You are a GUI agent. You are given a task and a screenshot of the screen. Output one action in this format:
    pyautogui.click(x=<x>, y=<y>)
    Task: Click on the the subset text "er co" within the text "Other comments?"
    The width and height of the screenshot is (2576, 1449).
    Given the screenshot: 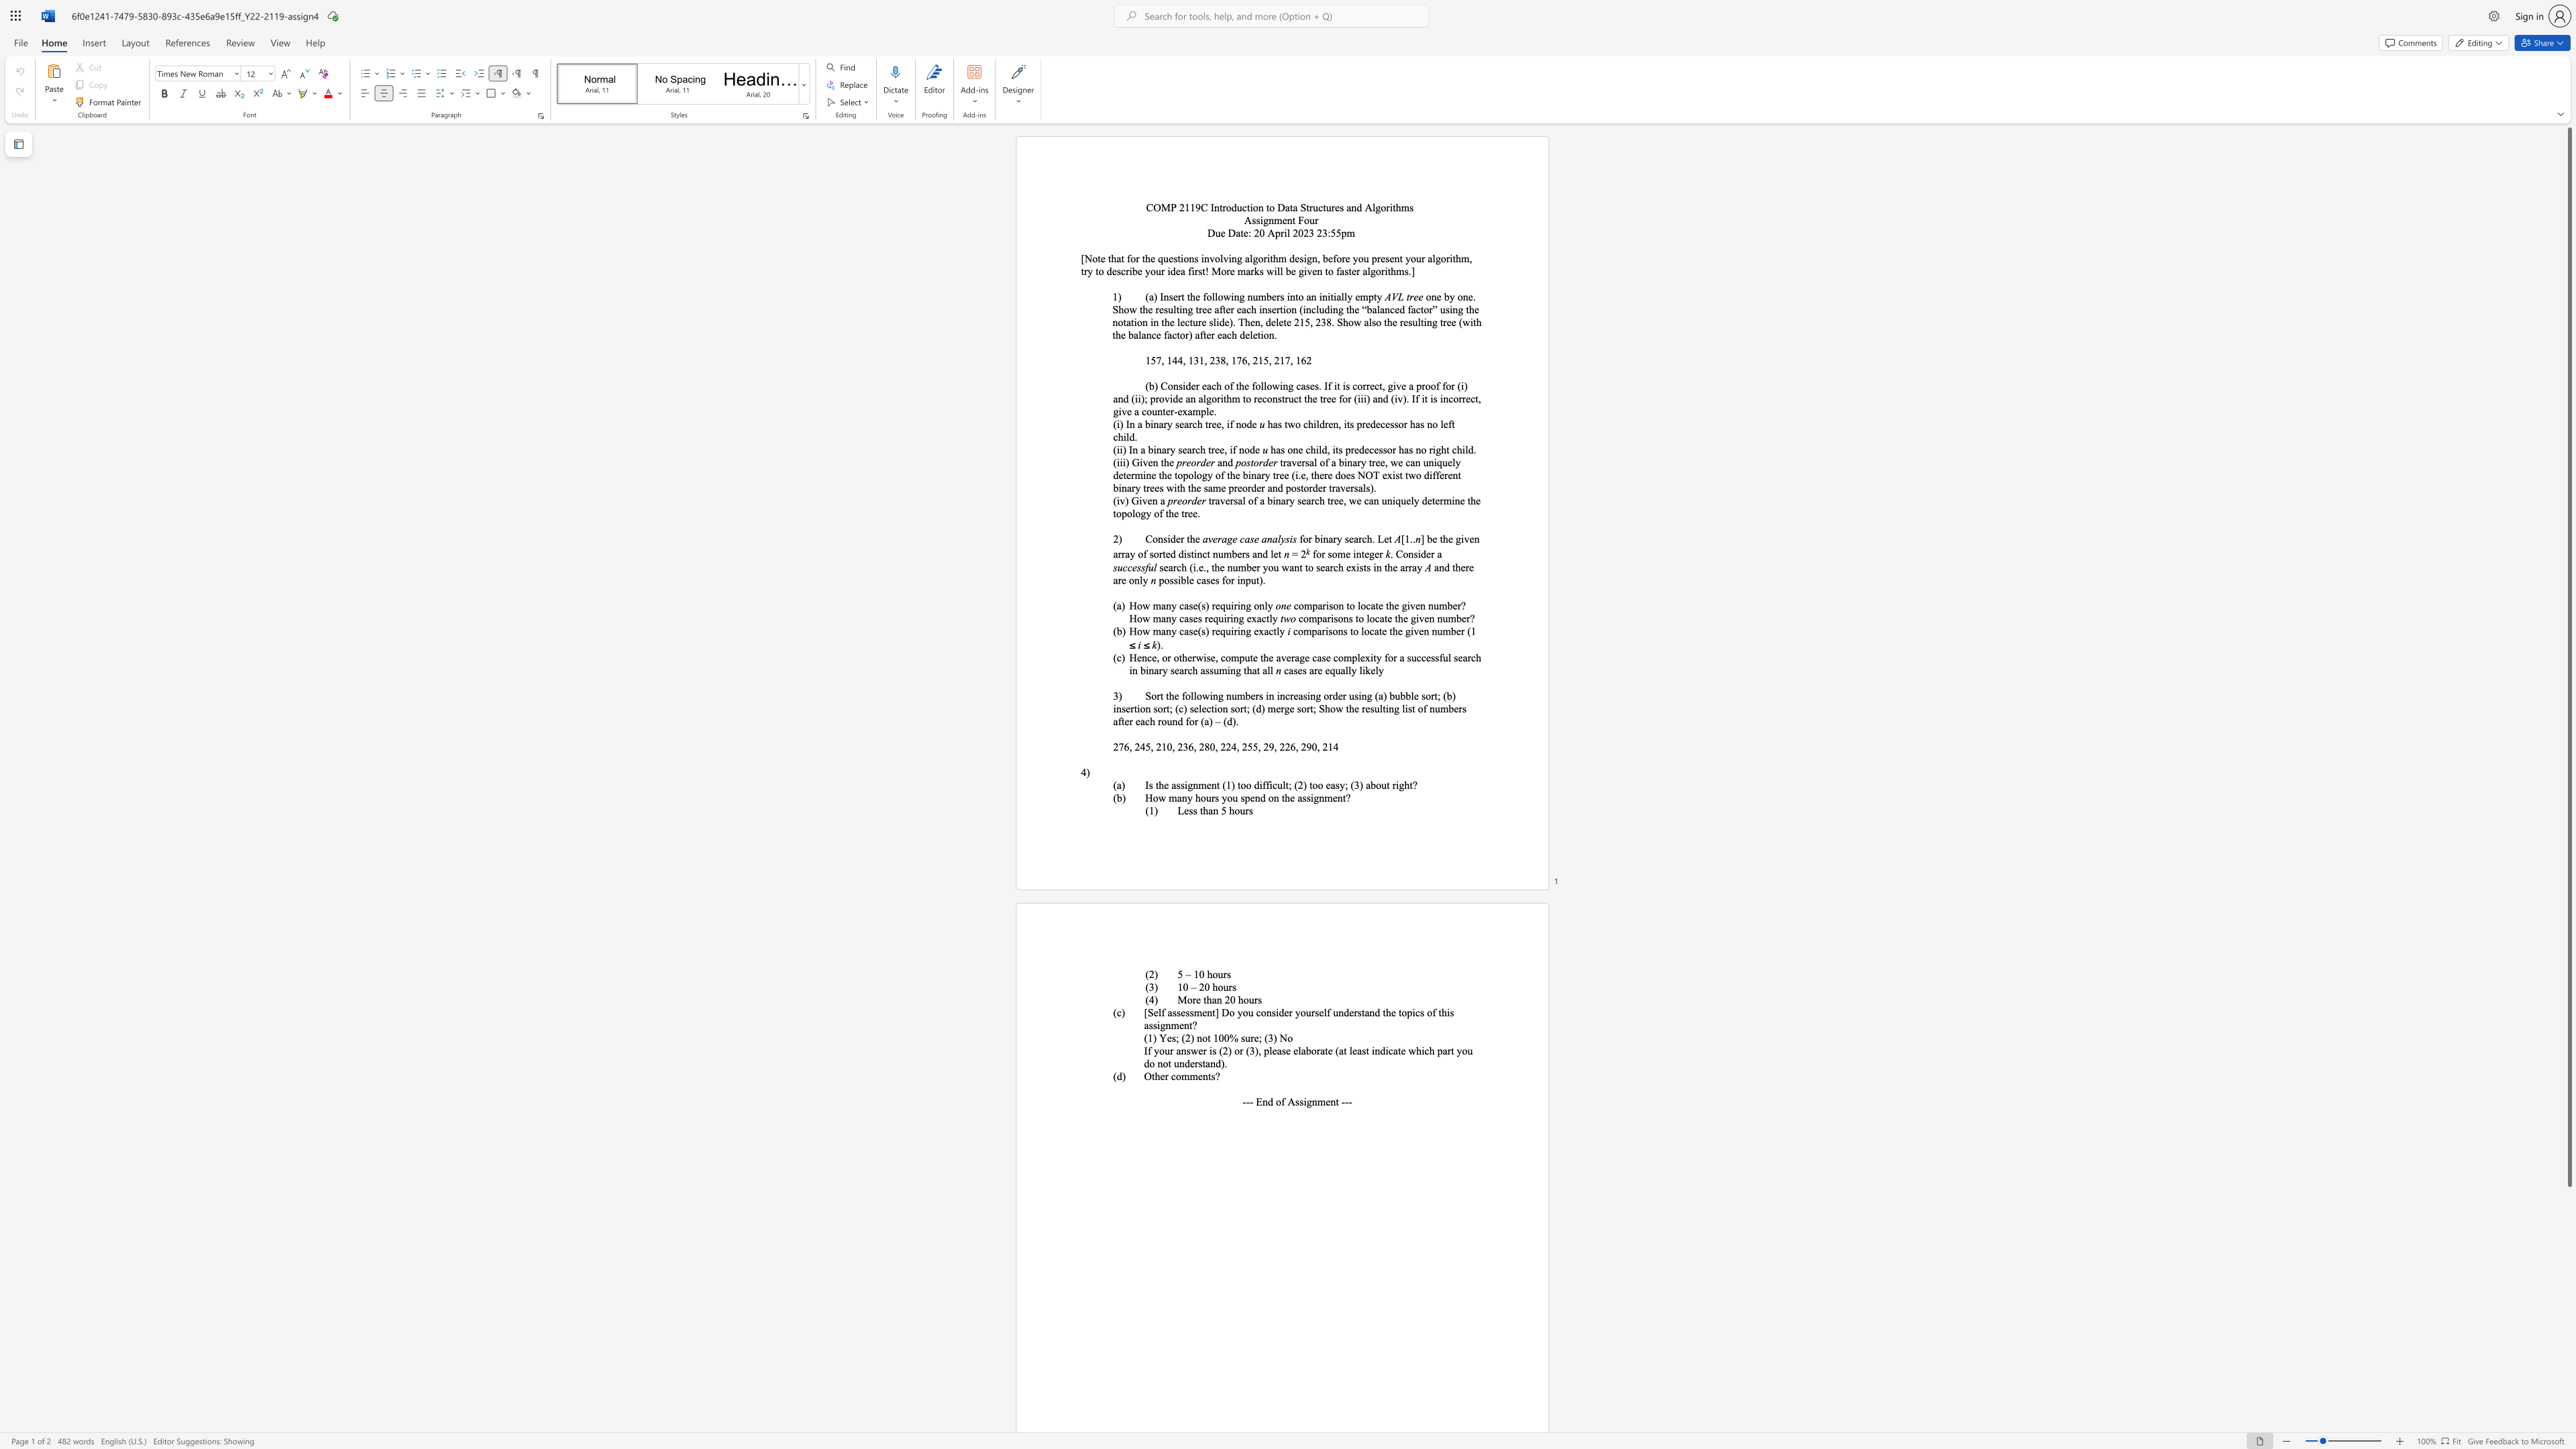 What is the action you would take?
    pyautogui.click(x=1159, y=1076)
    